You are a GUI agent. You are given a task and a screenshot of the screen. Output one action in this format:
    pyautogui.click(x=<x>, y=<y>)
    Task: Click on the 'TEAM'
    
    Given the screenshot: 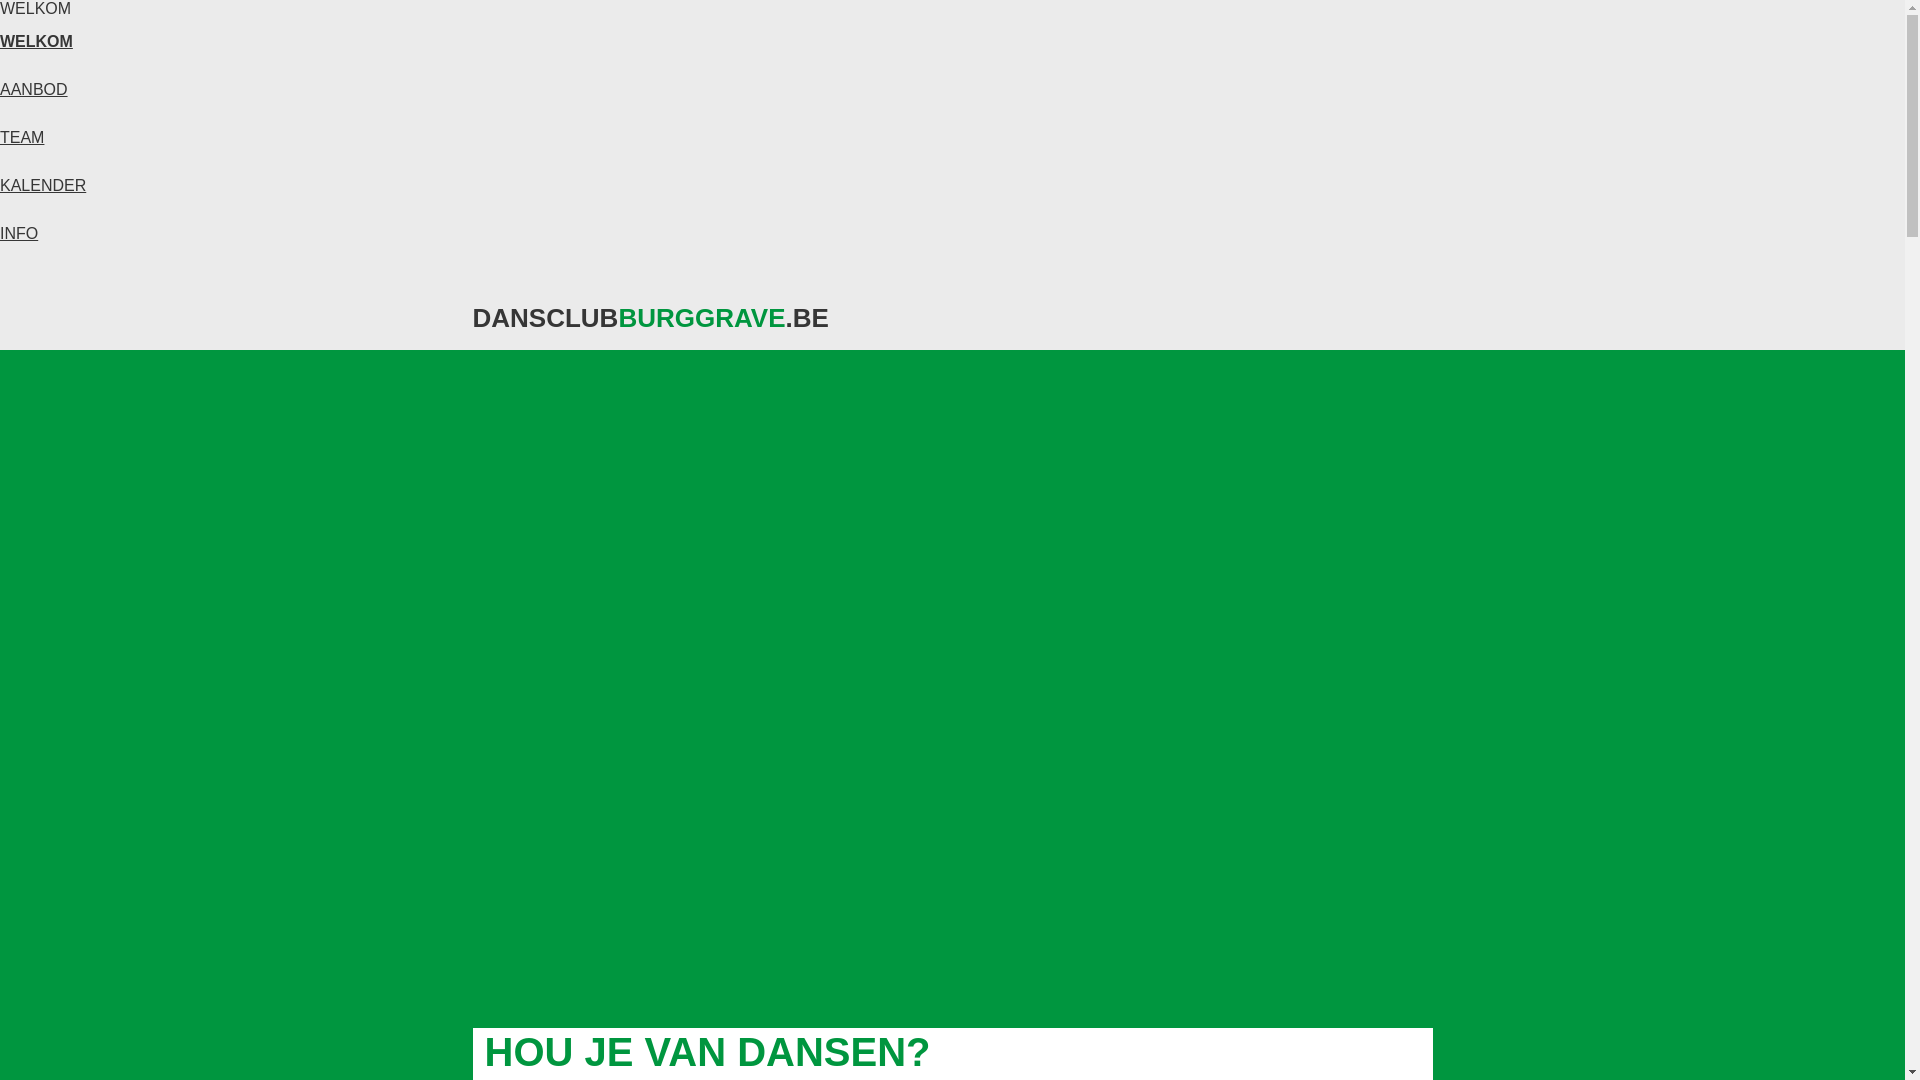 What is the action you would take?
    pyautogui.click(x=22, y=136)
    